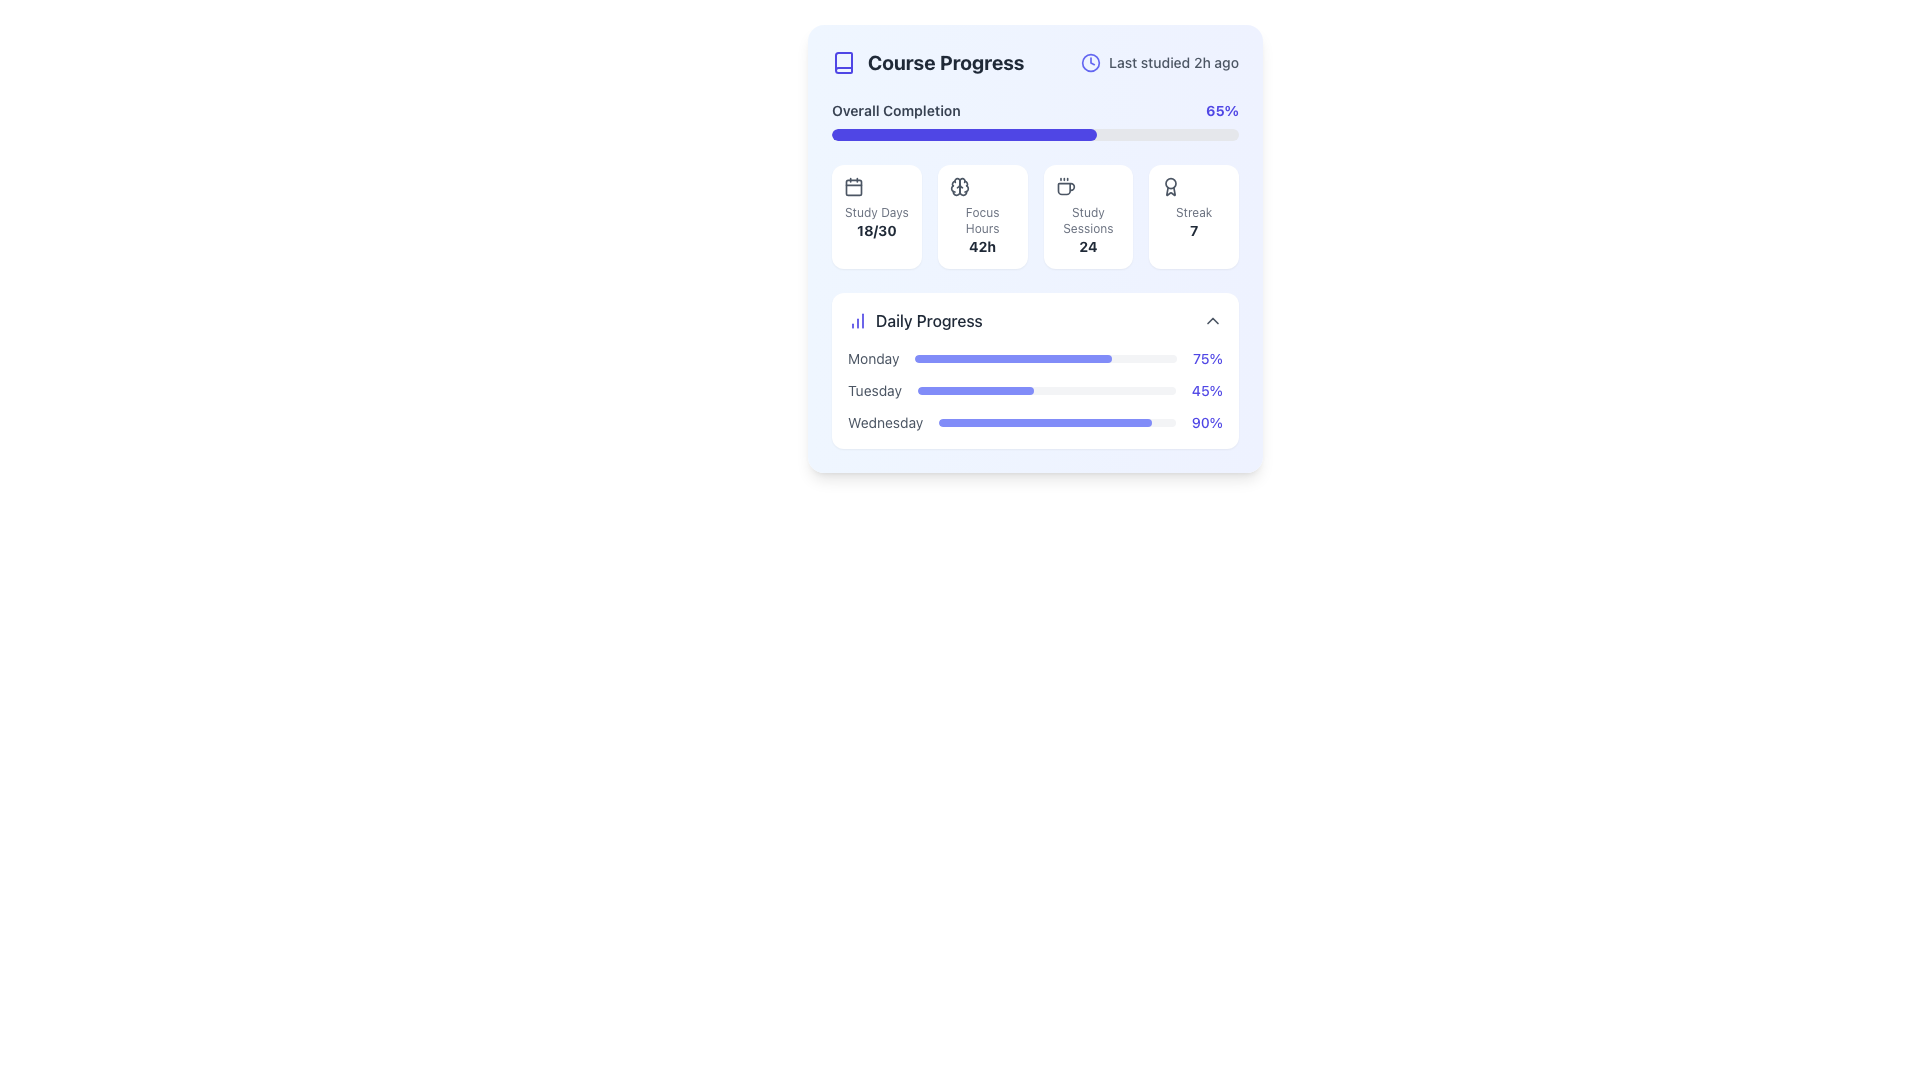  Describe the element at coordinates (982, 220) in the screenshot. I see `the 'Focus Hours' label displaying 'Focus Hours' in a small, gray font, which is positioned above the text '42h' within the 'Course Progress' dashboard` at that location.